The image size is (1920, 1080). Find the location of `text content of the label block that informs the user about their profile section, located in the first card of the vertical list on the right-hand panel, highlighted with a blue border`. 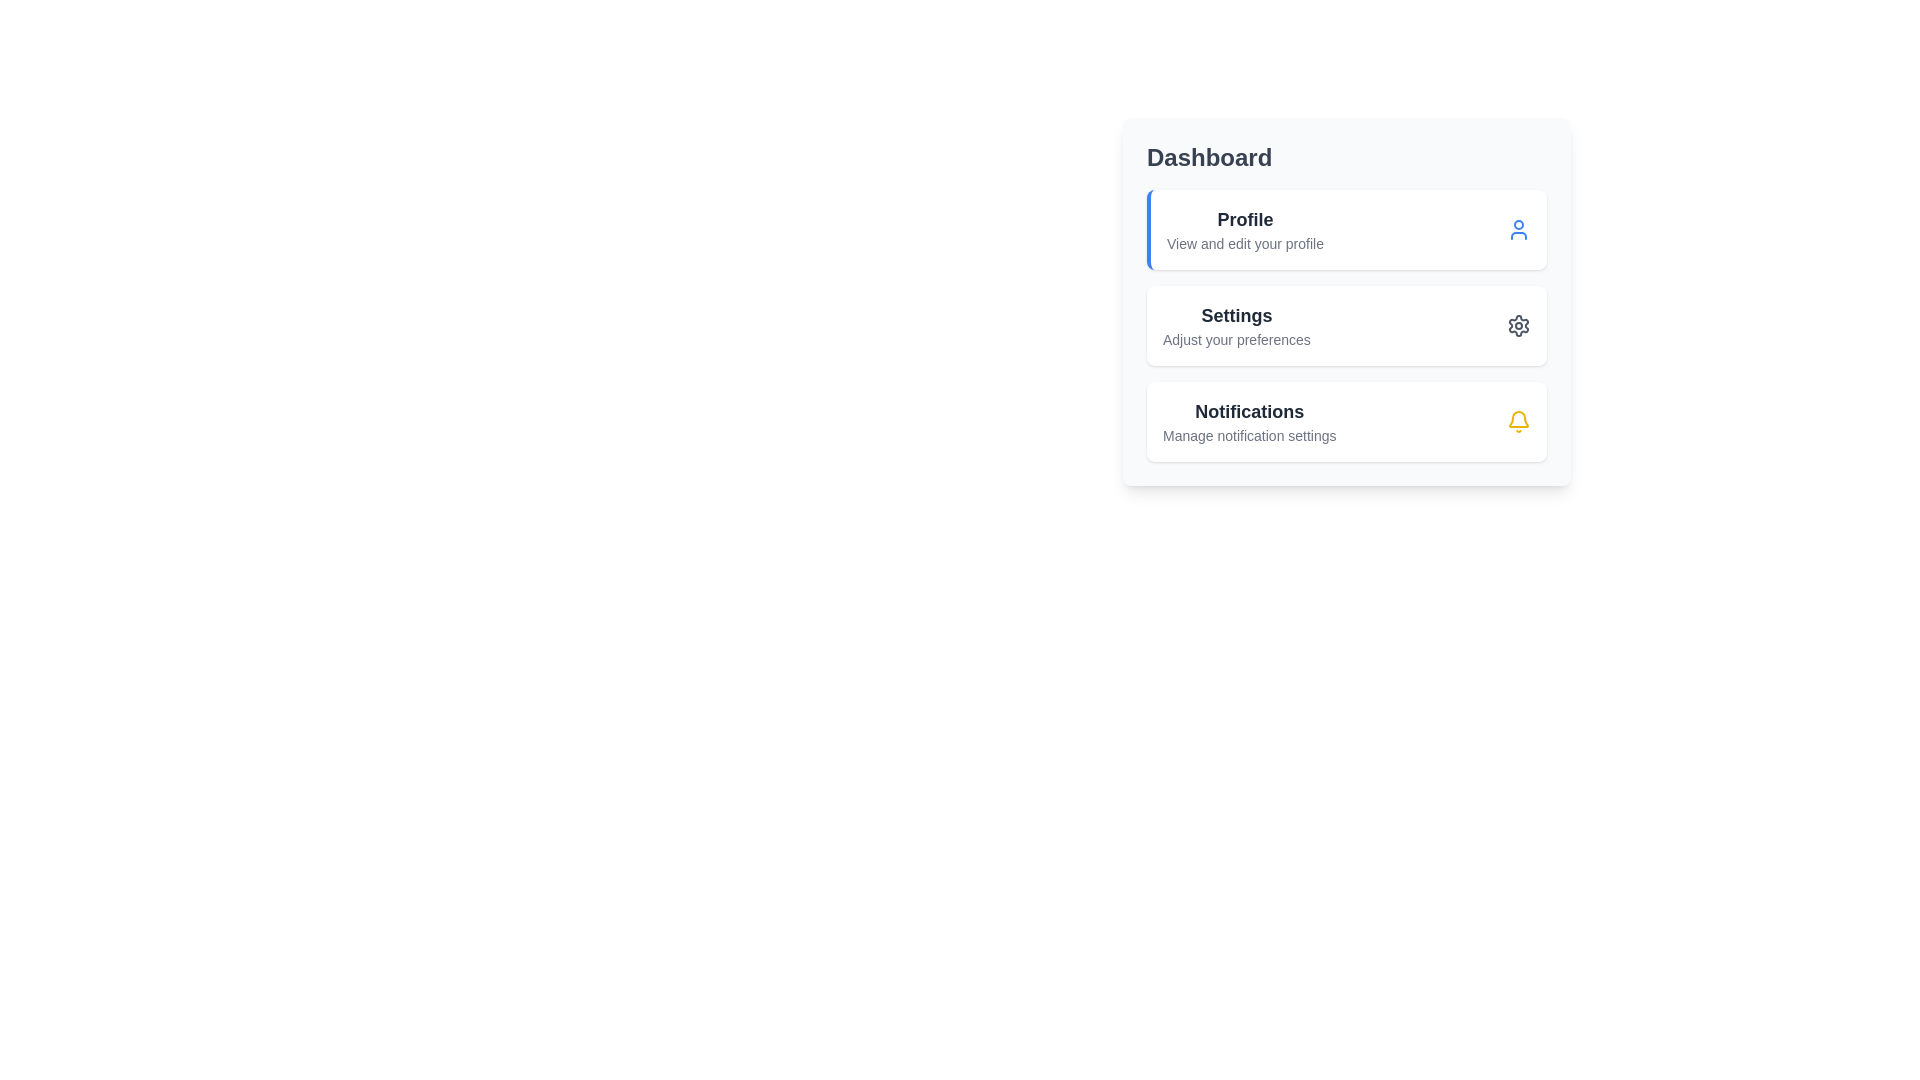

text content of the label block that informs the user about their profile section, located in the first card of the vertical list on the right-hand panel, highlighted with a blue border is located at coordinates (1244, 229).